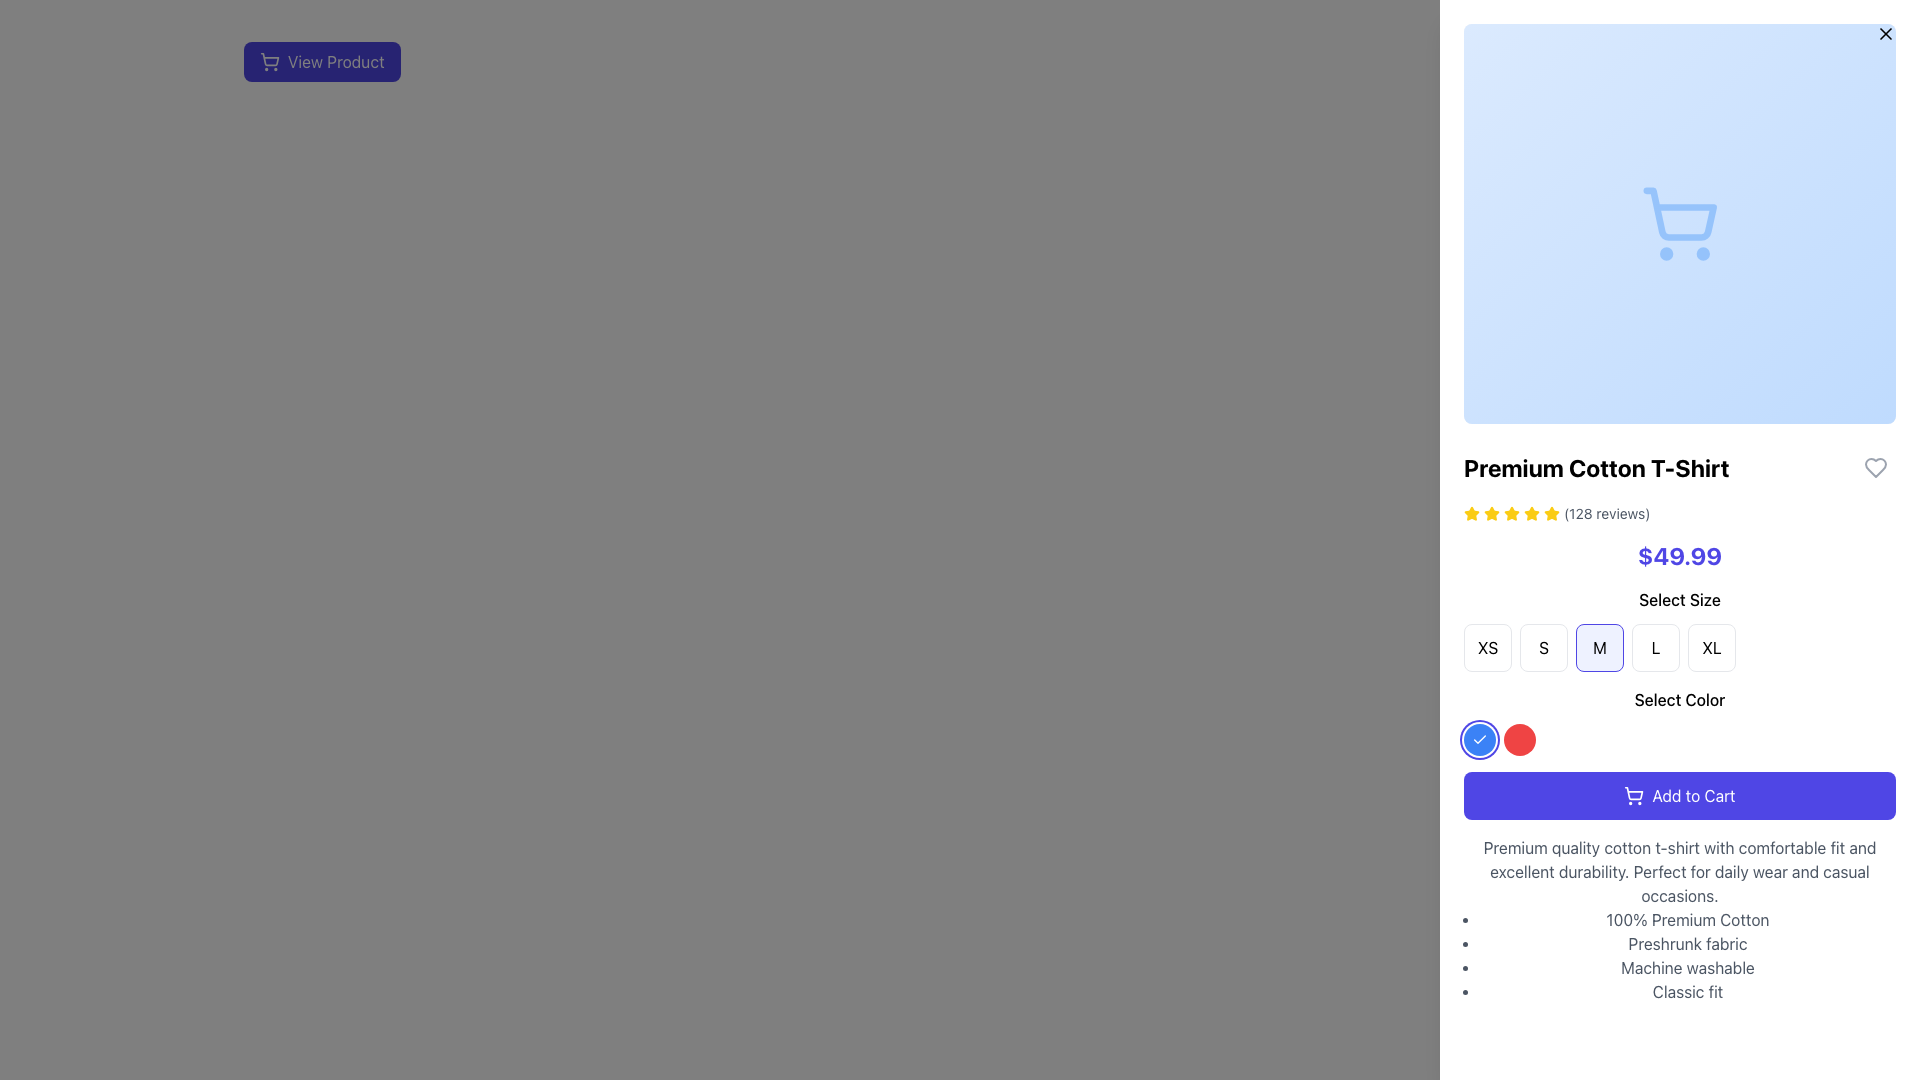 The height and width of the screenshot is (1080, 1920). Describe the element at coordinates (1875, 467) in the screenshot. I see `the small heart icon button, which is gray and outlined, located to the far right of the 'Premium Cotton T-Shirt' title, to trigger its hover state effect` at that location.